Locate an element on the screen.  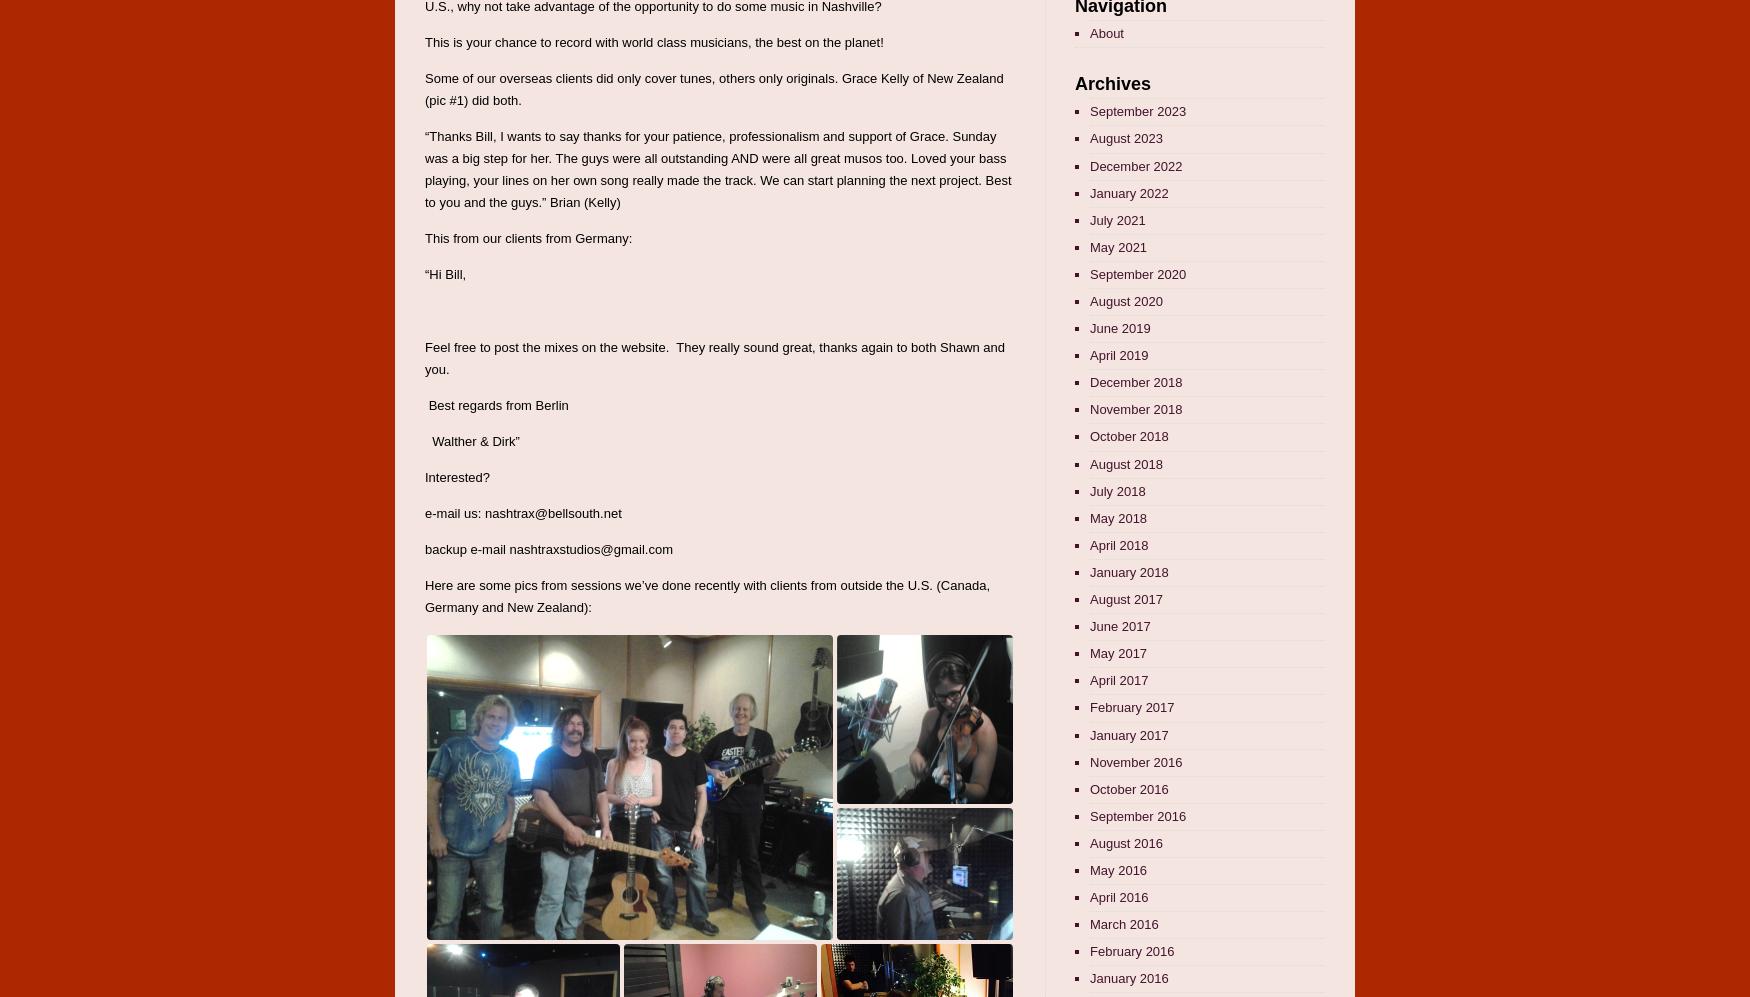
'Interested?' is located at coordinates (457, 477).